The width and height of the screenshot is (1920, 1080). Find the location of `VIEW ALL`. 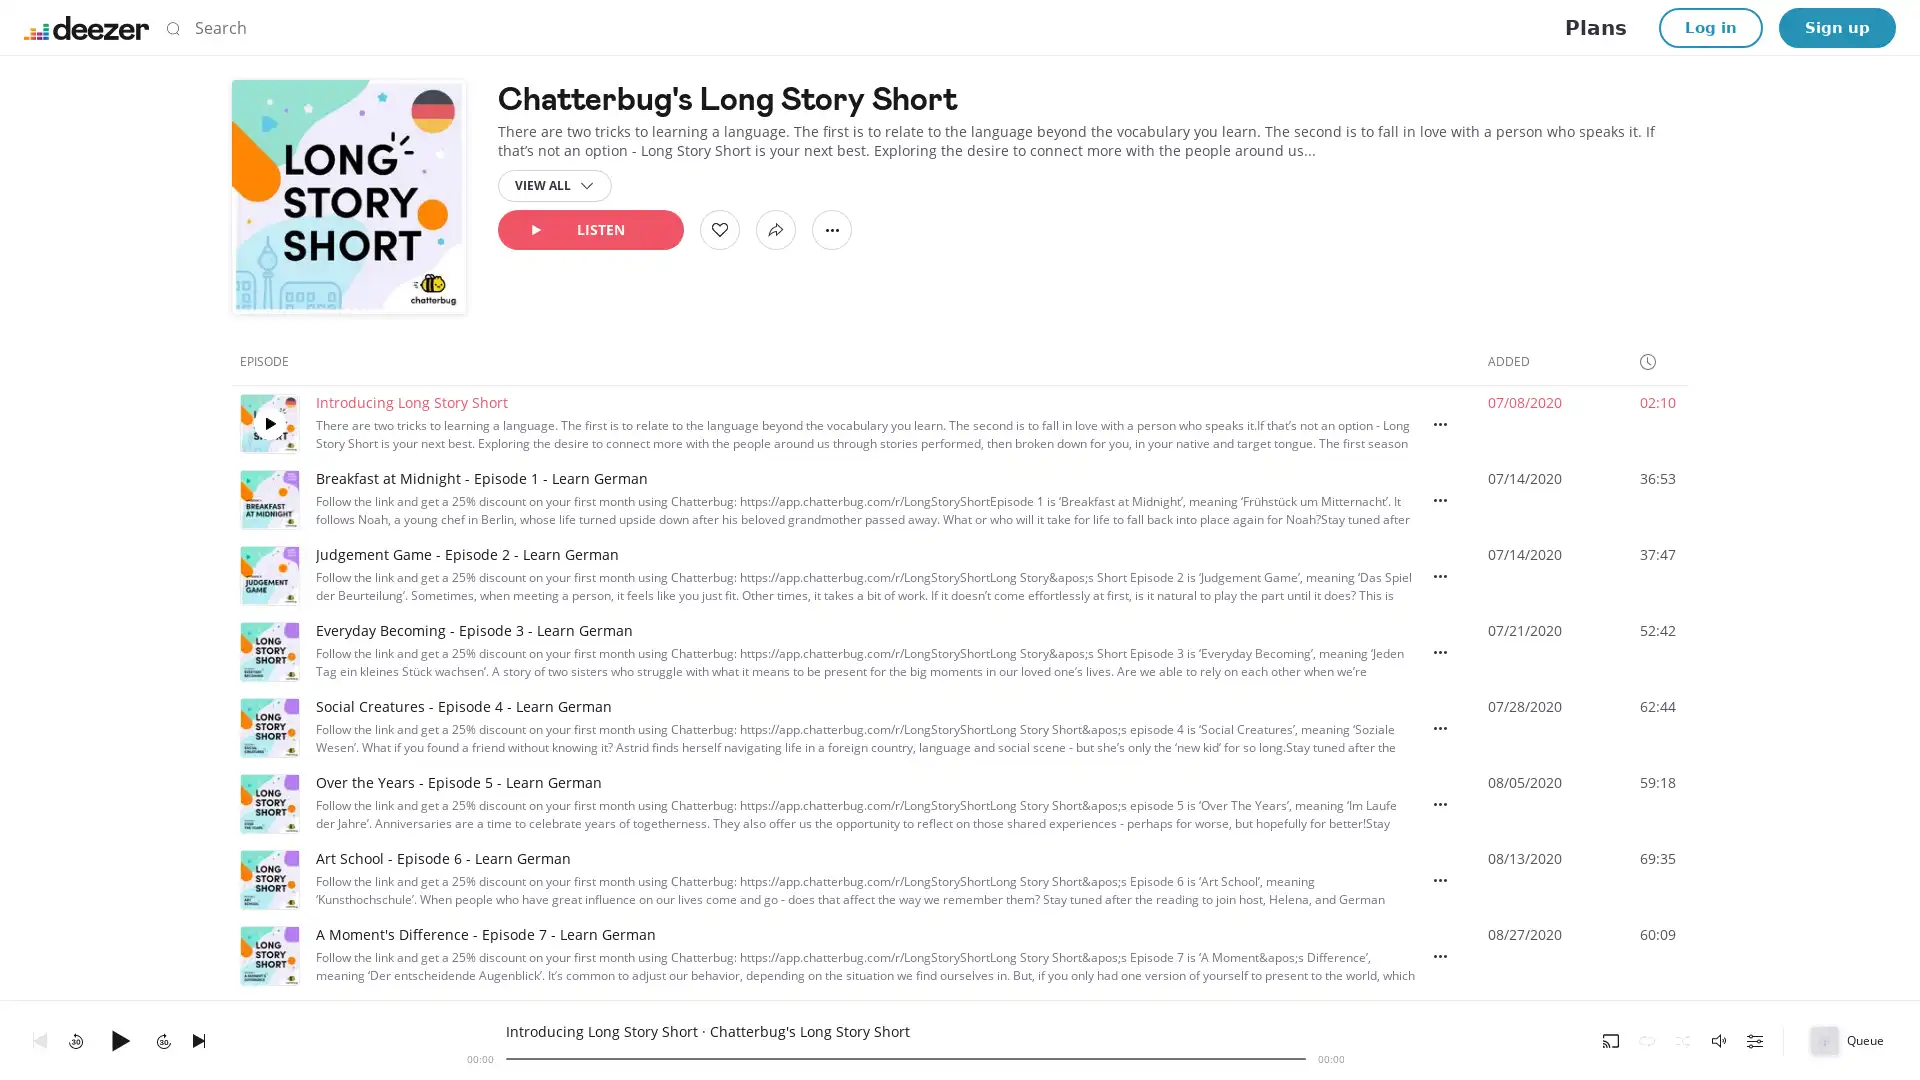

VIEW ALL is located at coordinates (555, 185).